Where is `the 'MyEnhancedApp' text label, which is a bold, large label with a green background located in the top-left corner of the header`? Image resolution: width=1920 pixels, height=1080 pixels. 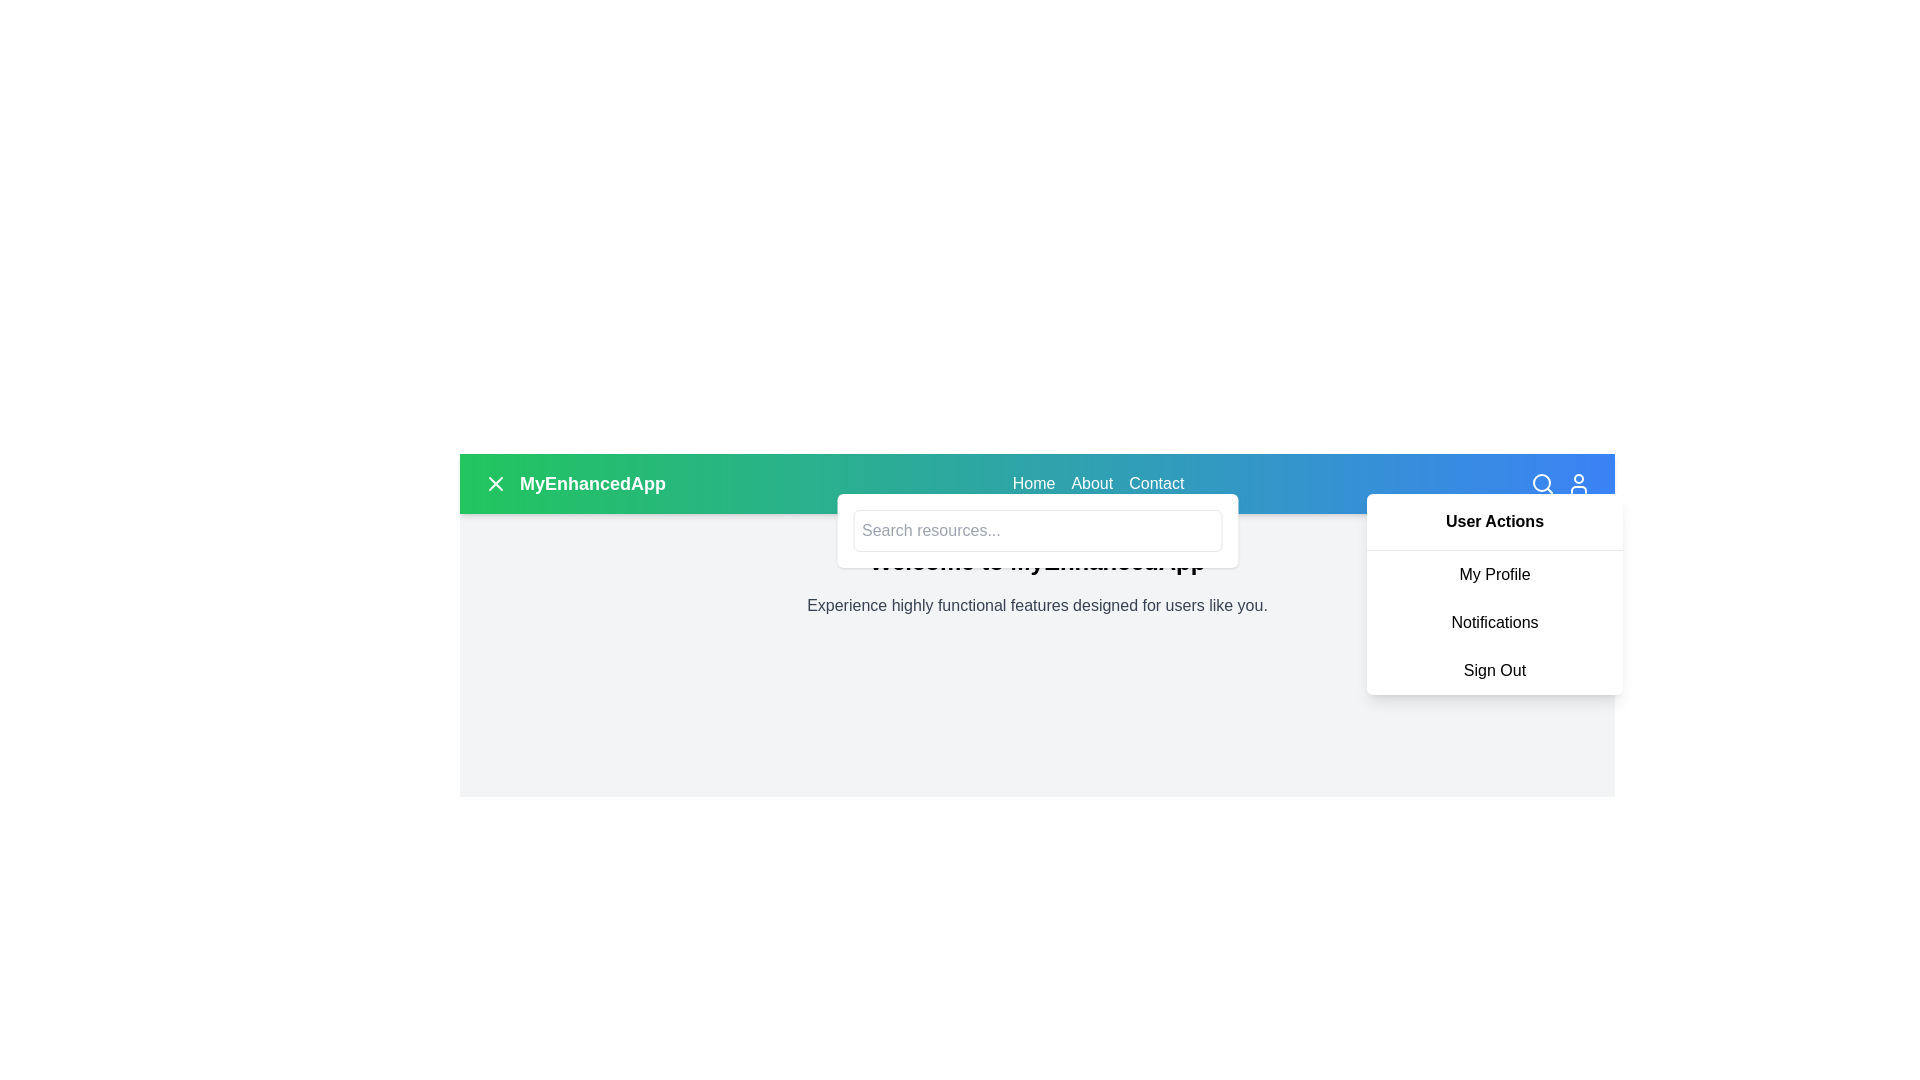
the 'MyEnhancedApp' text label, which is a bold, large label with a green background located in the top-left corner of the header is located at coordinates (592, 483).